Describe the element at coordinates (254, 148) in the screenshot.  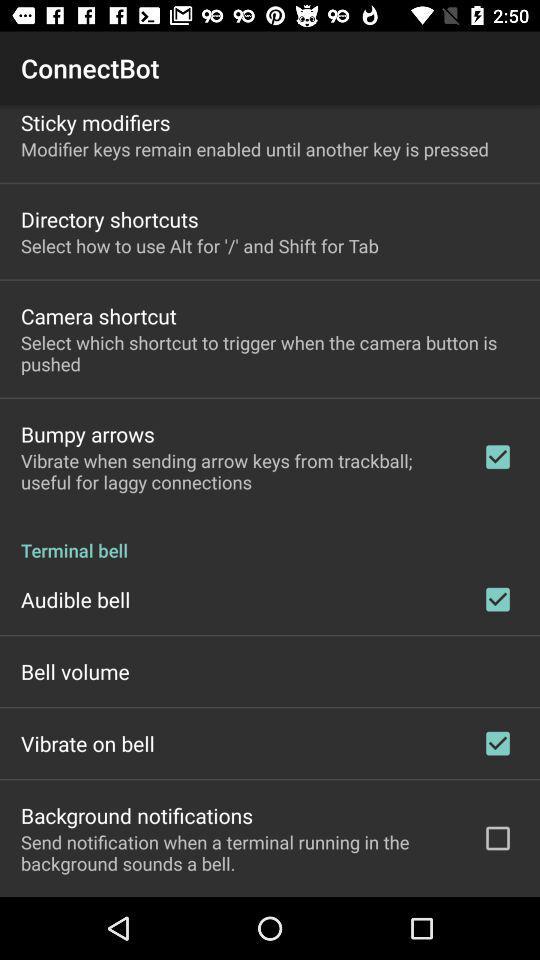
I see `the modifier keys remain item` at that location.